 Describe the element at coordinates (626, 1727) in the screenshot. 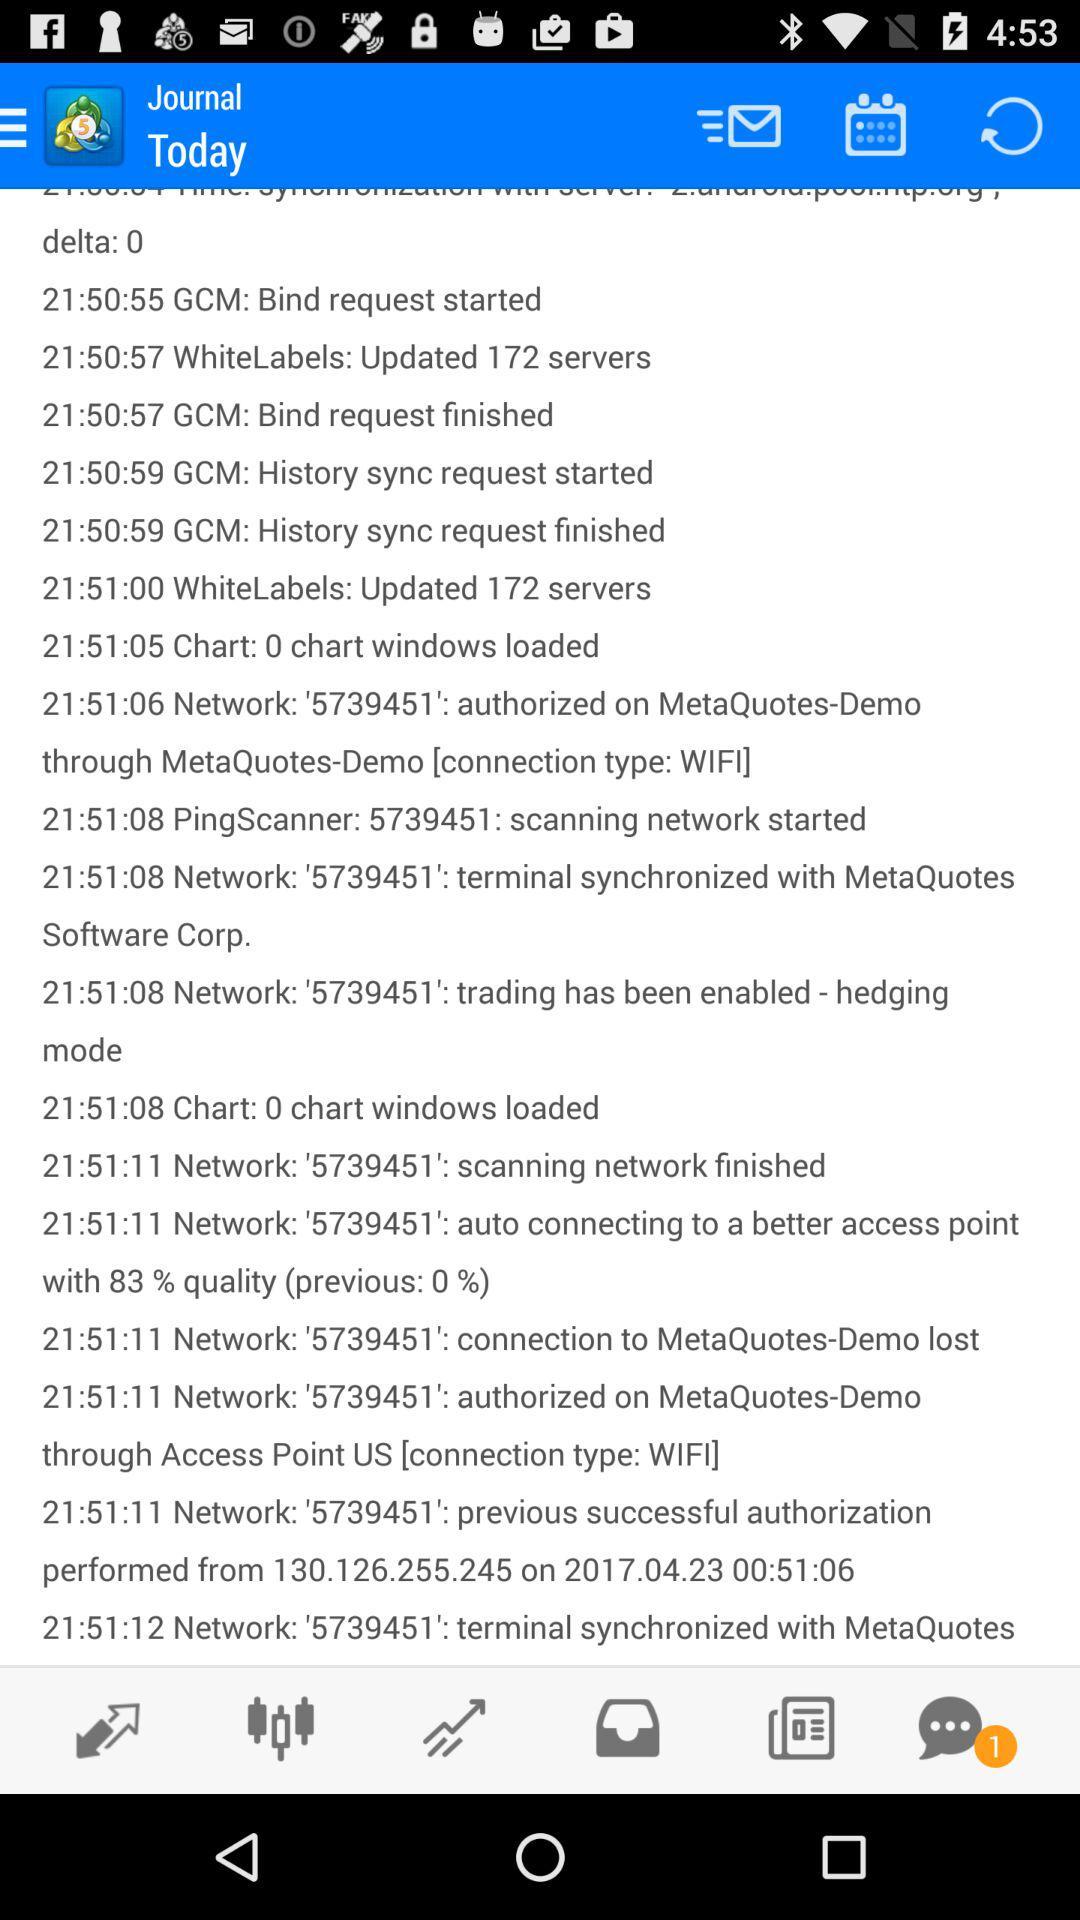

I see `security options` at that location.